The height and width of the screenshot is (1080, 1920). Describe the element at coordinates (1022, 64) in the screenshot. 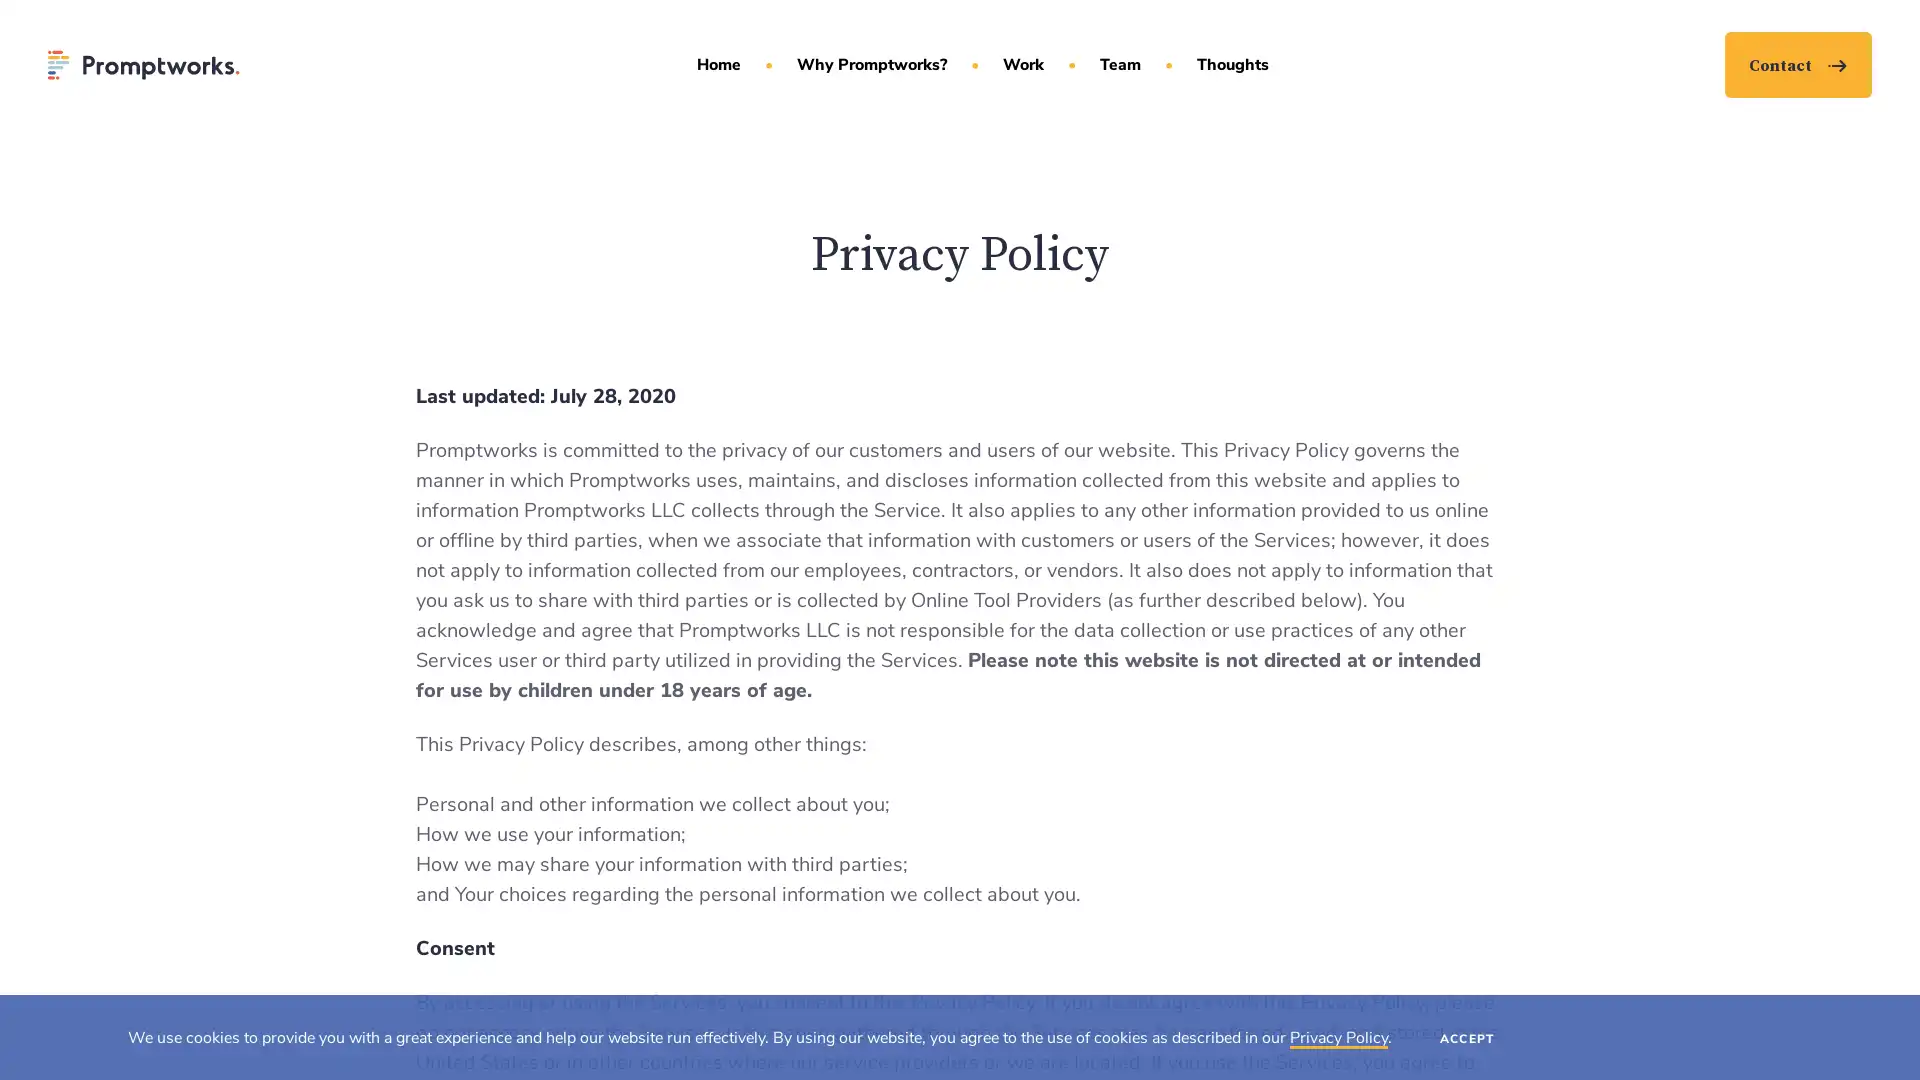

I see `Work` at that location.